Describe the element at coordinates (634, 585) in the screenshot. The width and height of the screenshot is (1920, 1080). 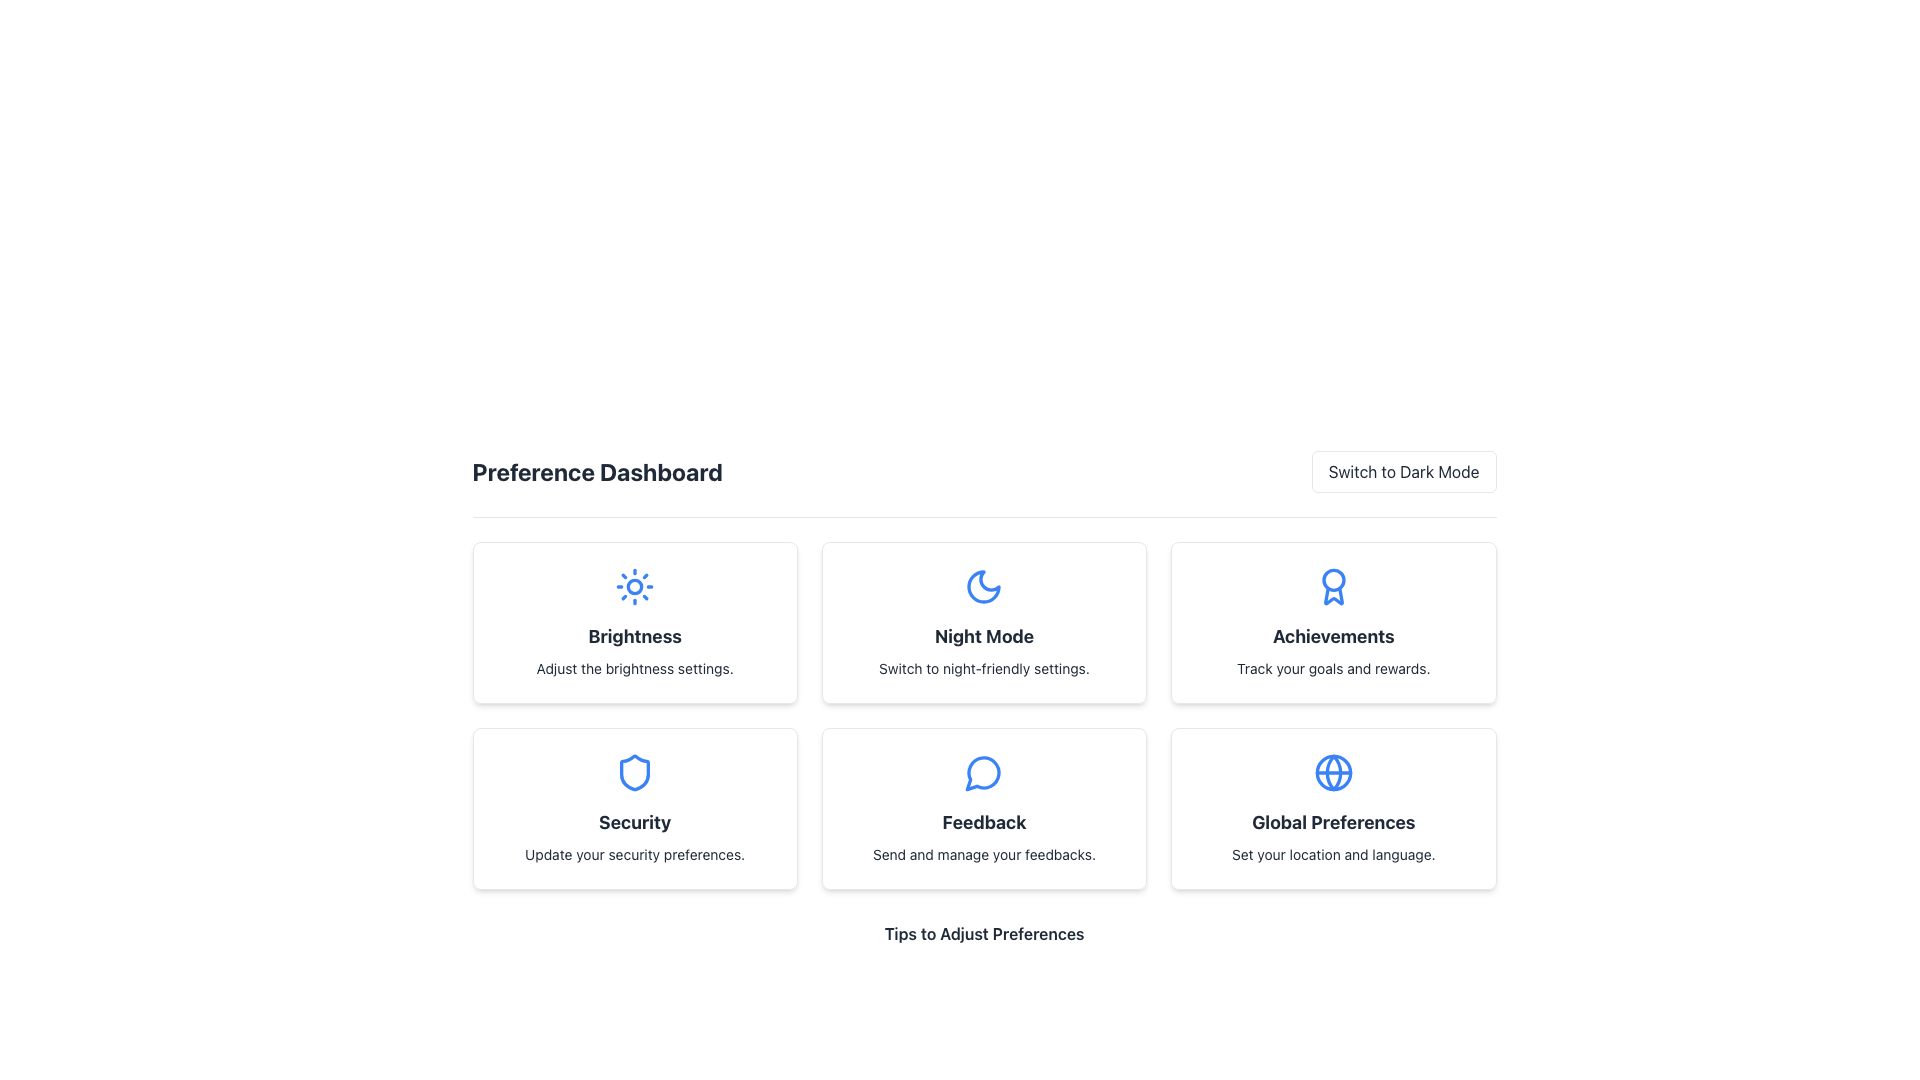
I see `the decorative graphical element that represents the core of the sun icon within the SVG` at that location.